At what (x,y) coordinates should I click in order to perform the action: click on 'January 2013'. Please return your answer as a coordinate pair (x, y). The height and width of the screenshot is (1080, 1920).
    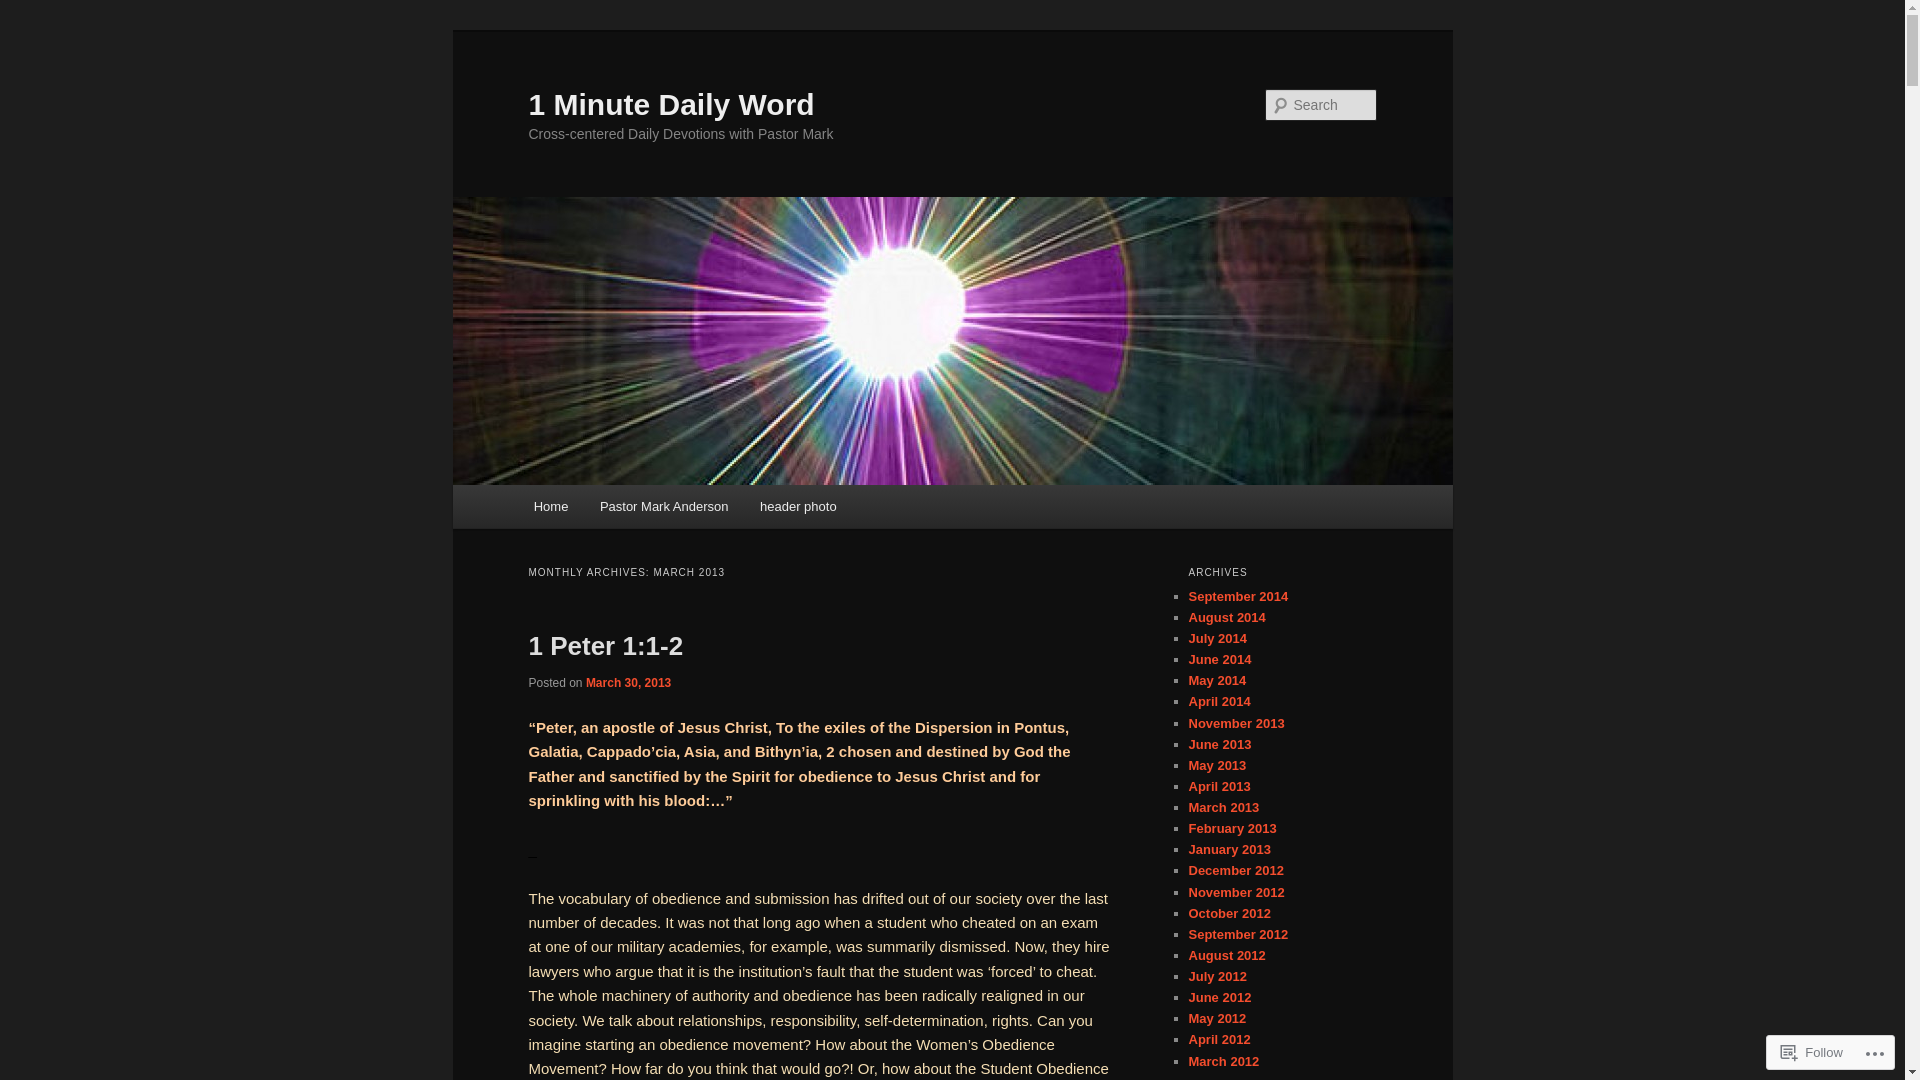
    Looking at the image, I should click on (1227, 849).